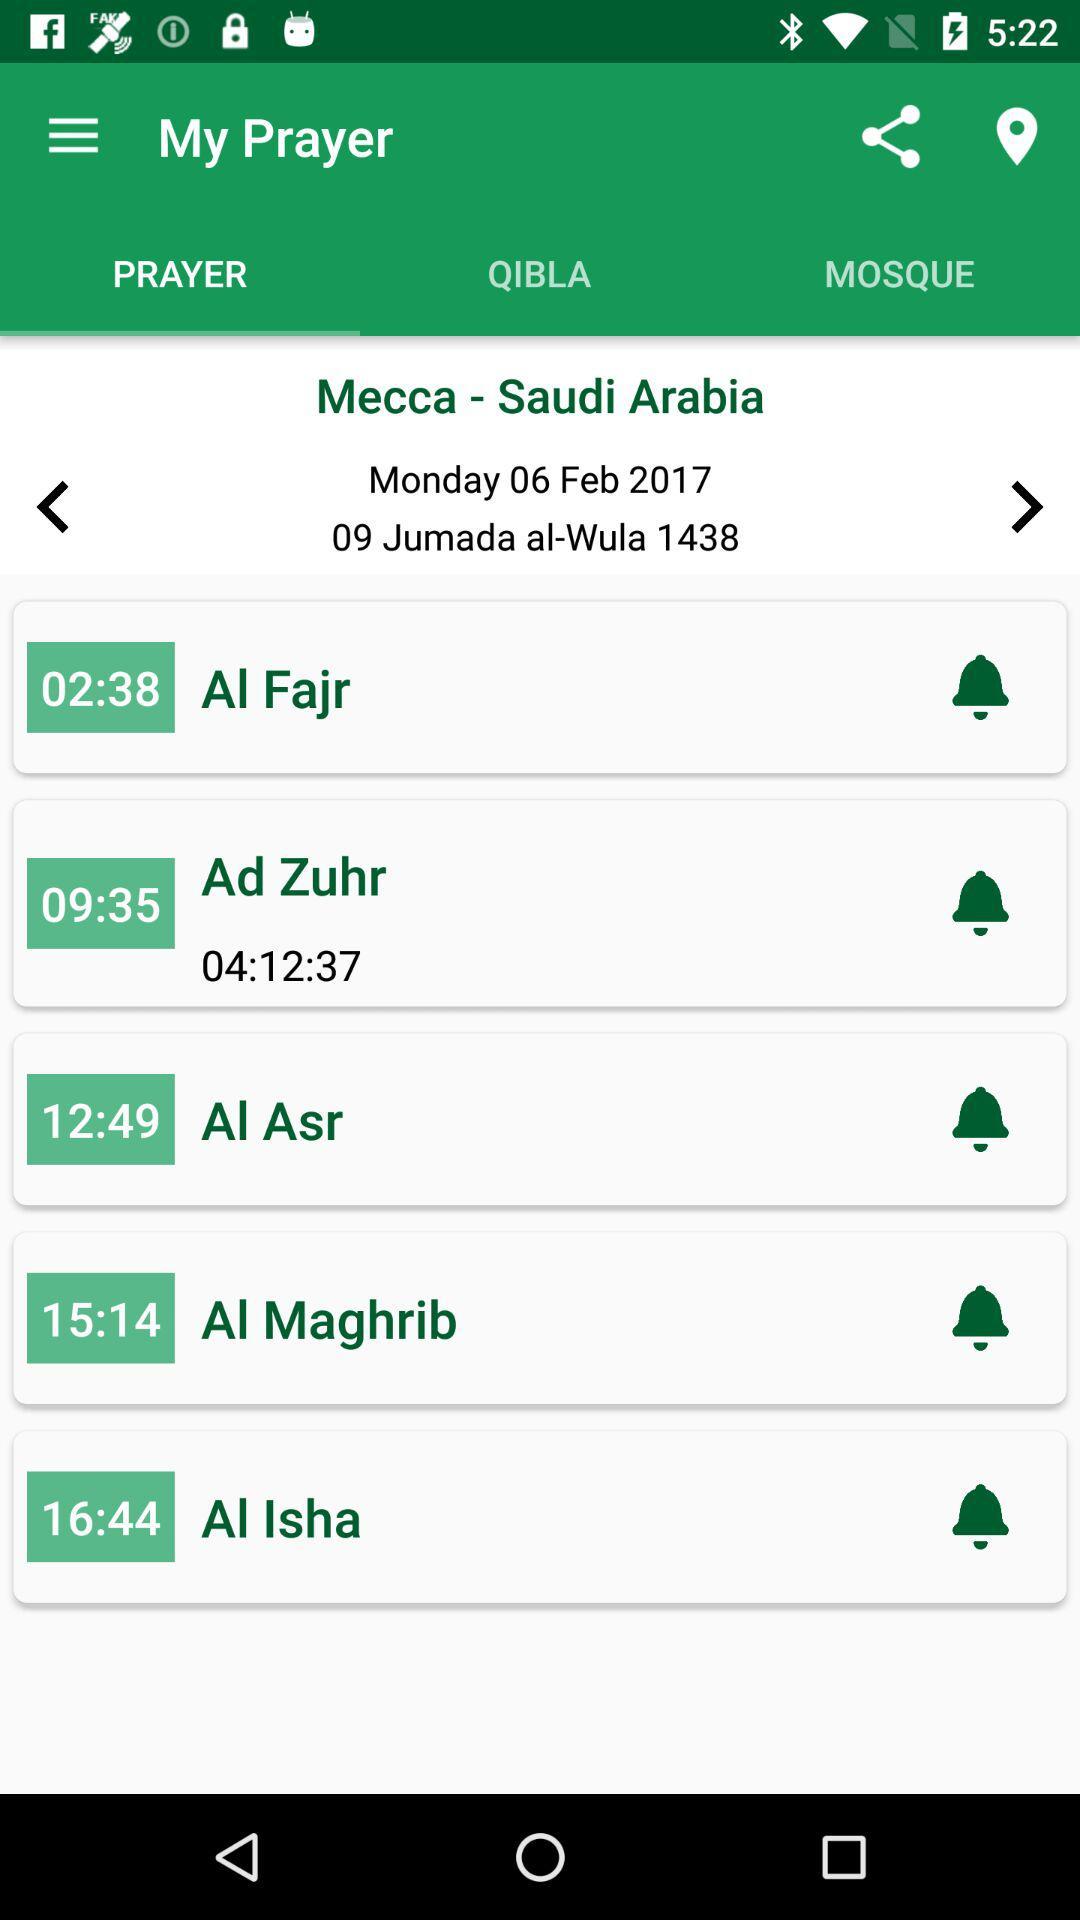 The image size is (1080, 1920). I want to click on the icon below 02:38 icon, so click(100, 902).